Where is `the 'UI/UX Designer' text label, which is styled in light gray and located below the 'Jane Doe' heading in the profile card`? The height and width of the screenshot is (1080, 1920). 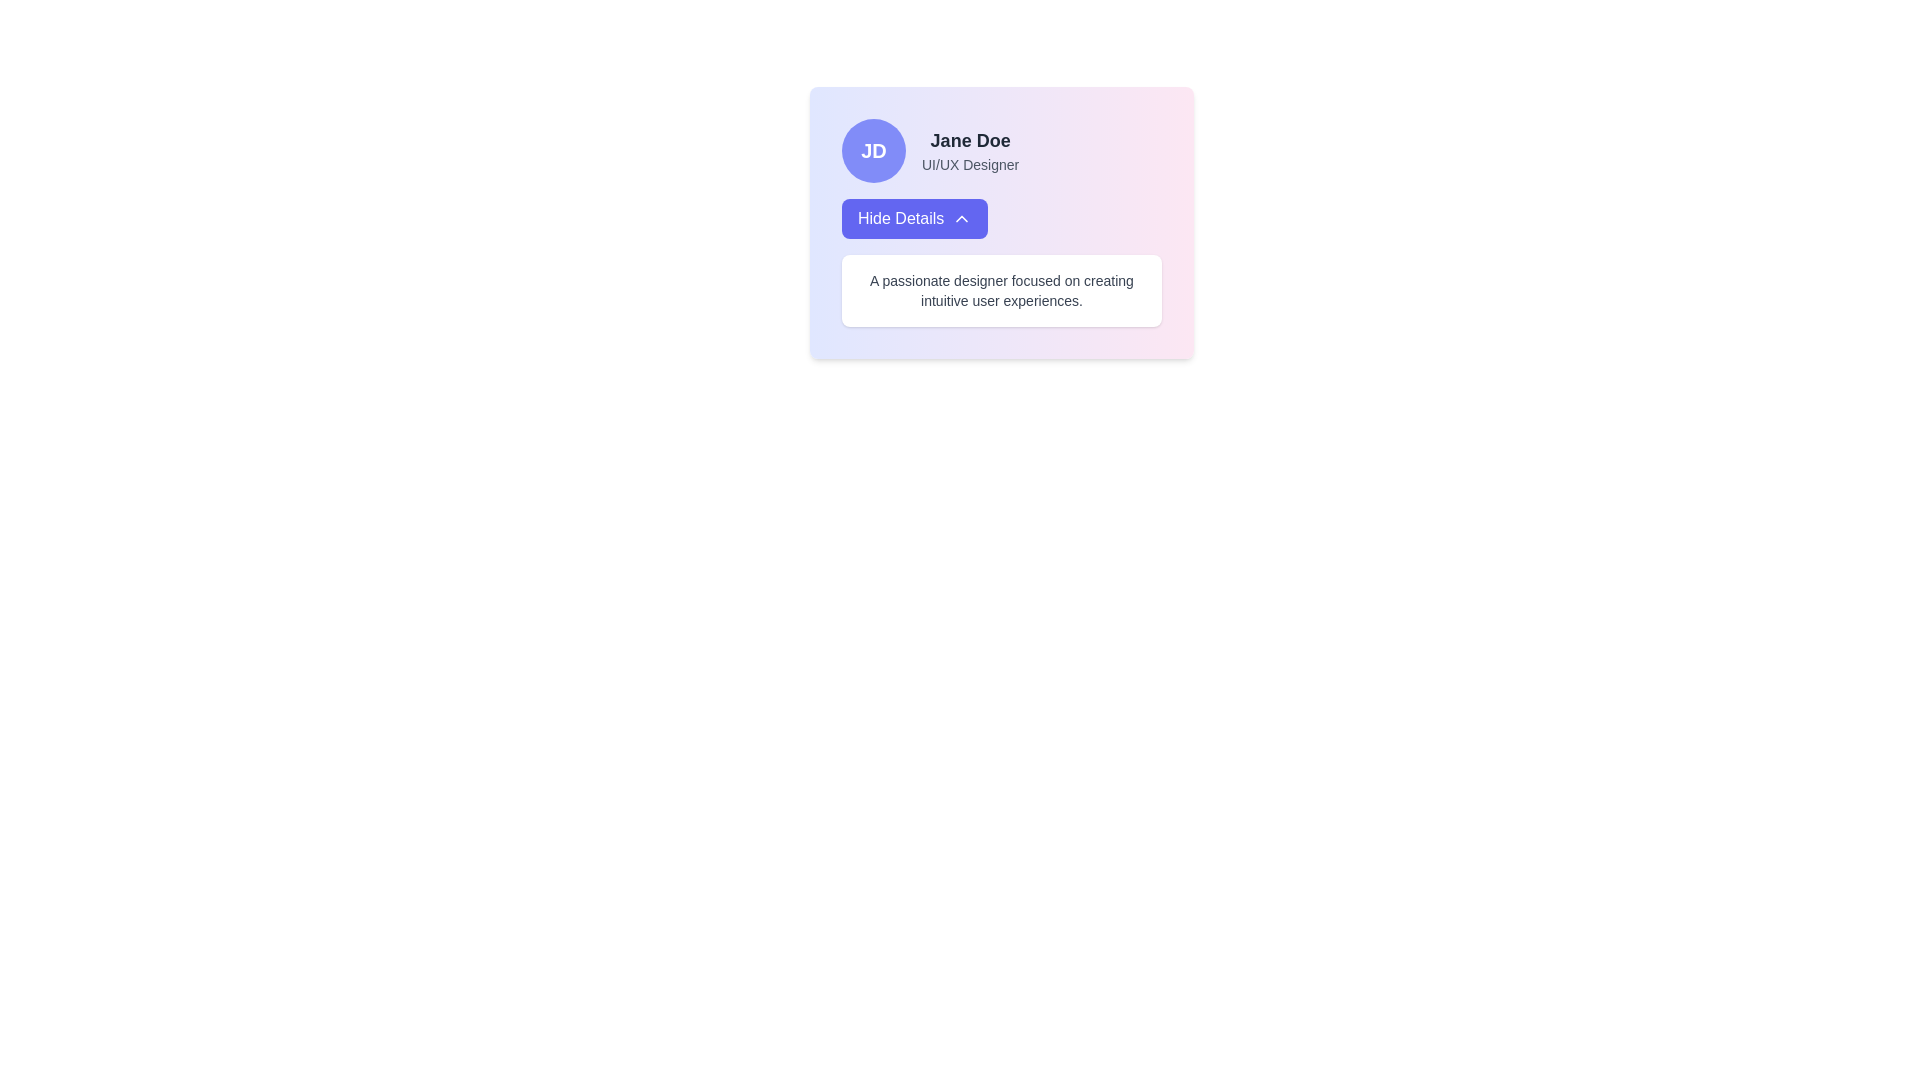
the 'UI/UX Designer' text label, which is styled in light gray and located below the 'Jane Doe' heading in the profile card is located at coordinates (970, 164).